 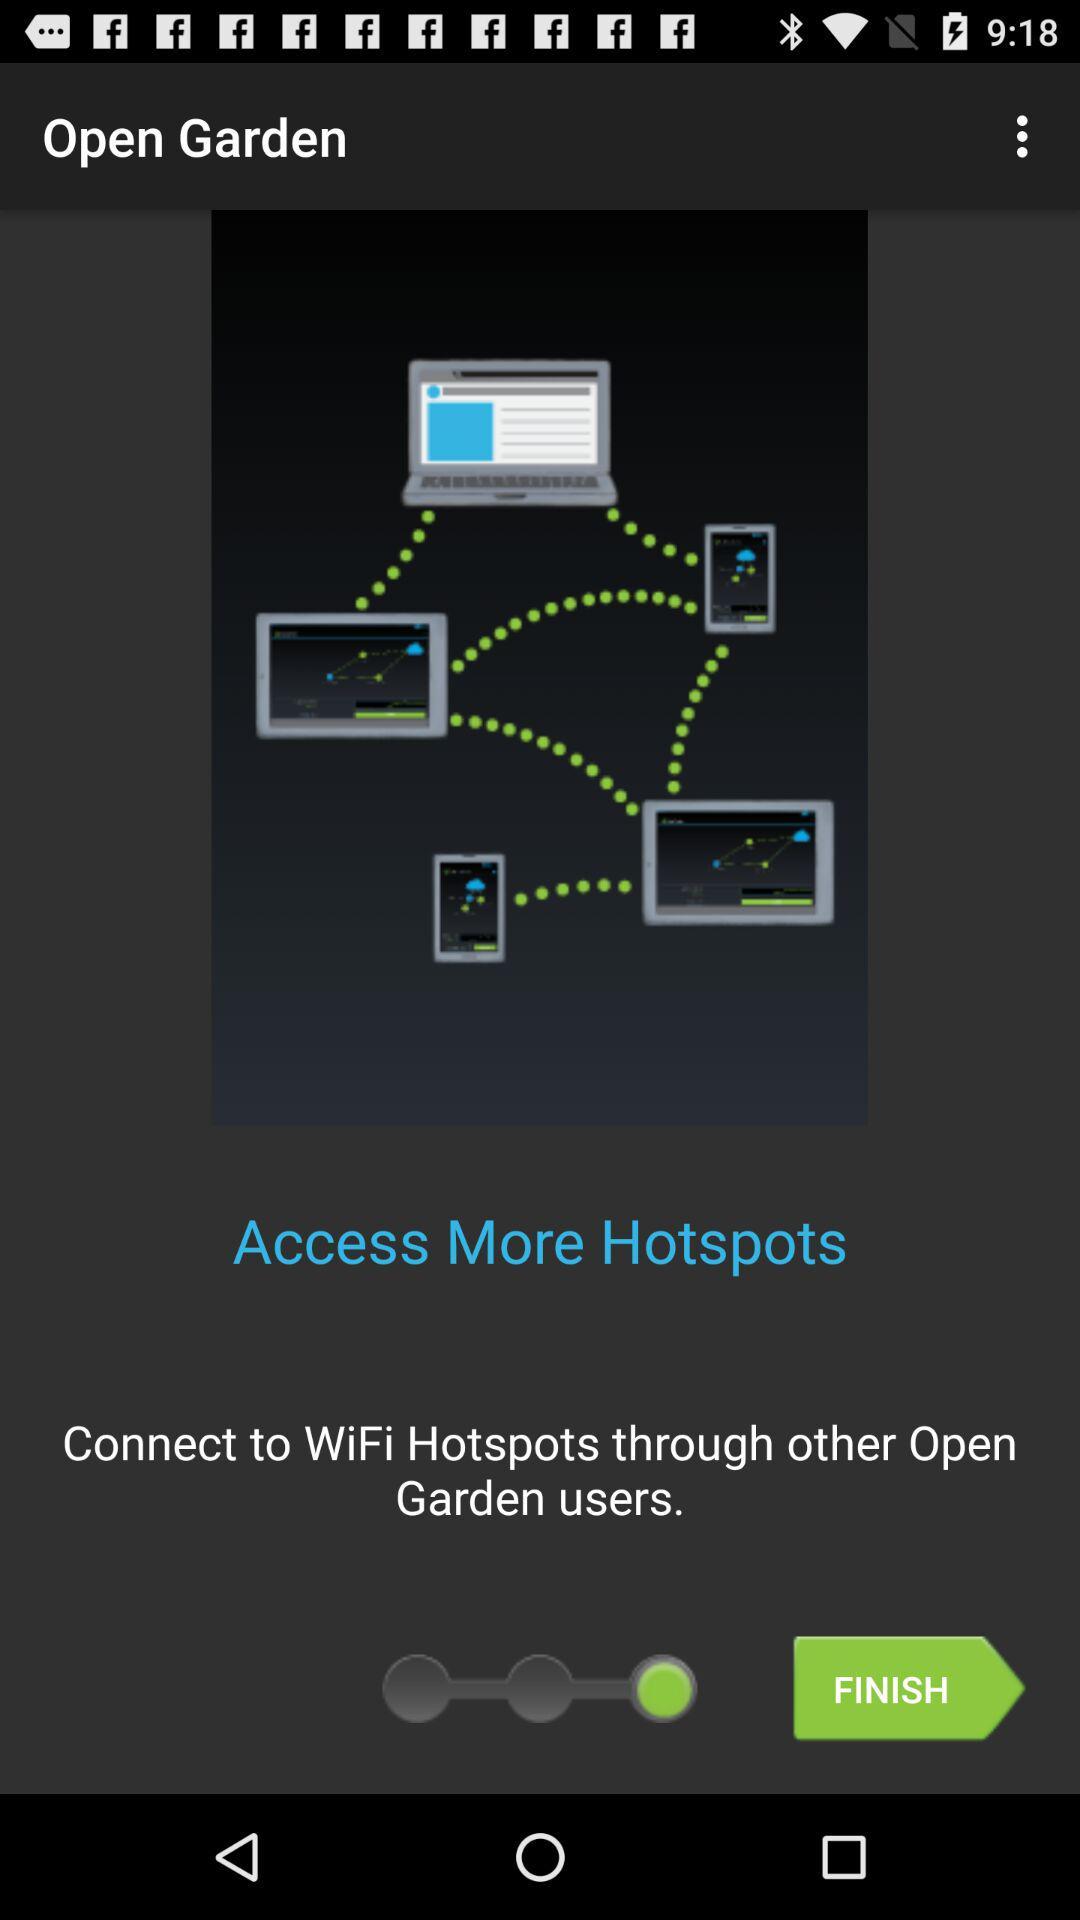 I want to click on finish at the bottom right corner, so click(x=909, y=1688).